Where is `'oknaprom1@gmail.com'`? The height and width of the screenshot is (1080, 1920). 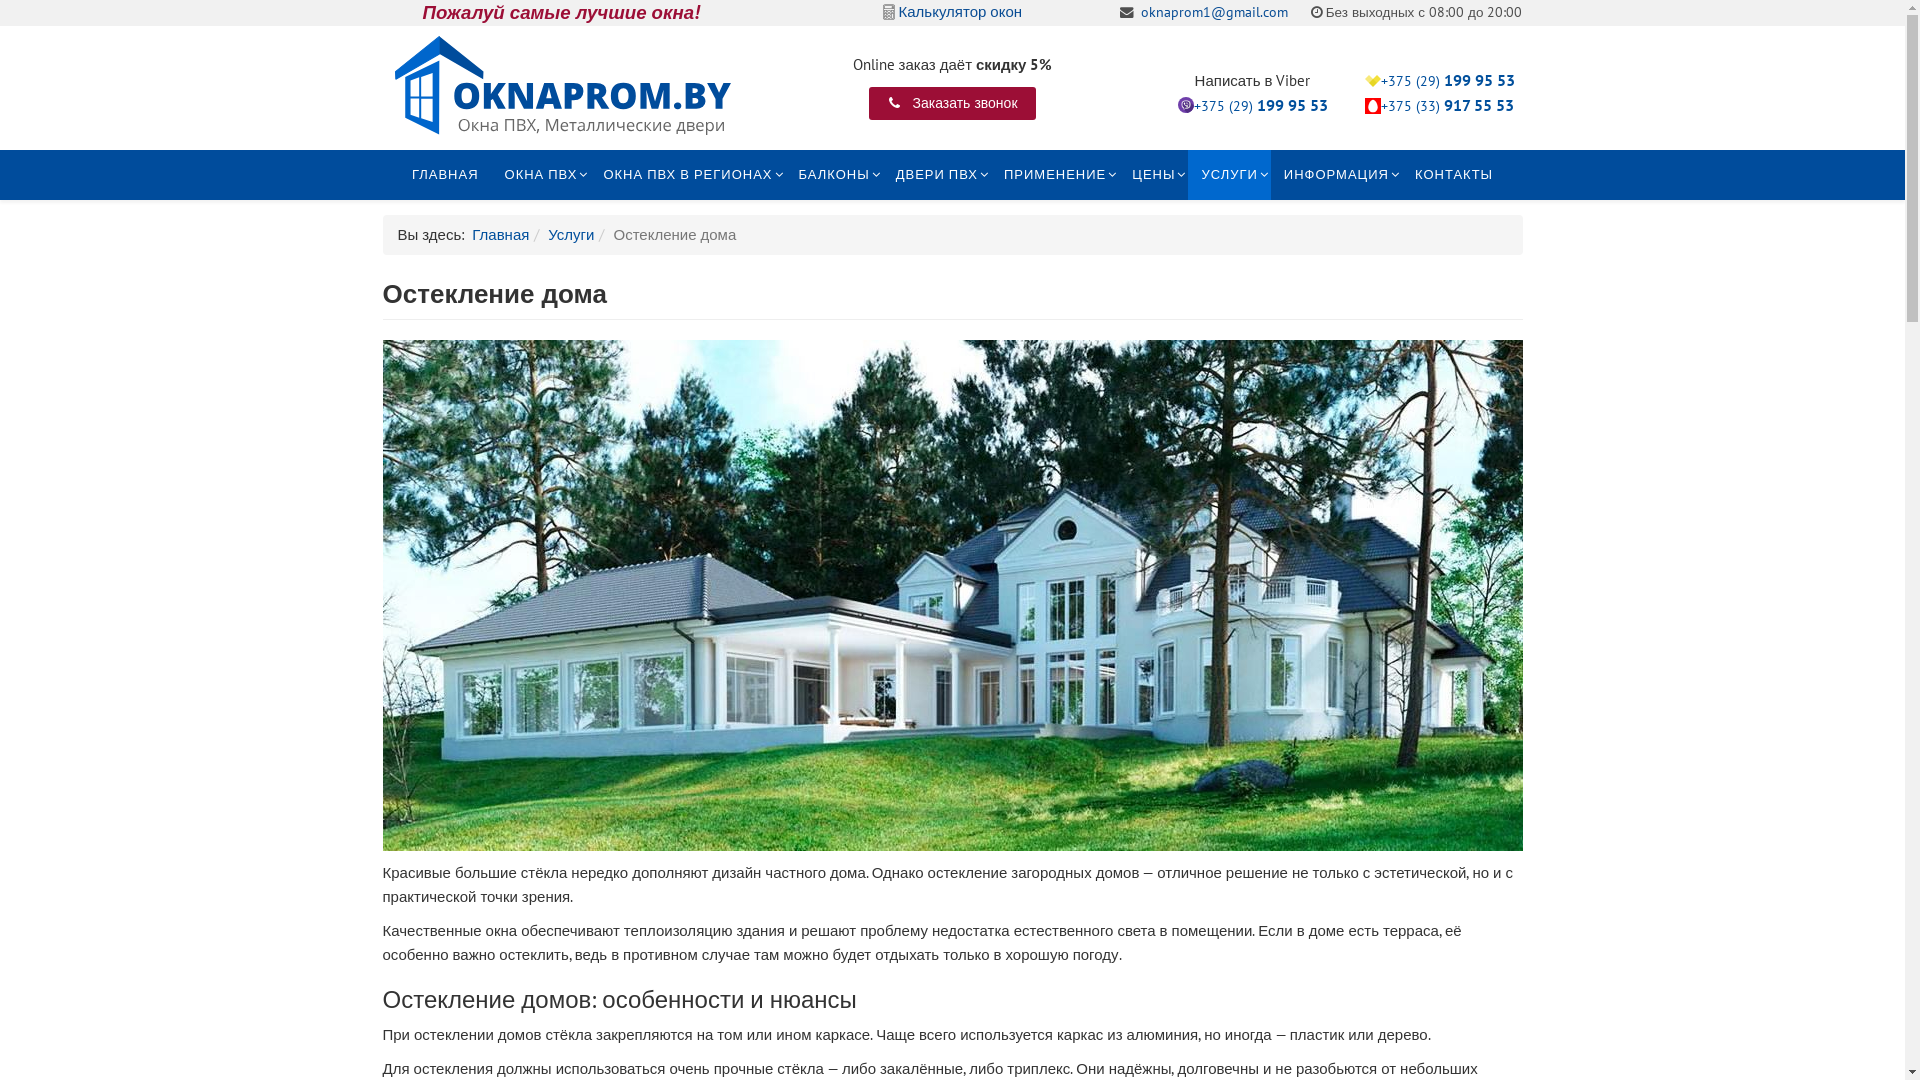
'oknaprom1@gmail.com' is located at coordinates (1213, 11).